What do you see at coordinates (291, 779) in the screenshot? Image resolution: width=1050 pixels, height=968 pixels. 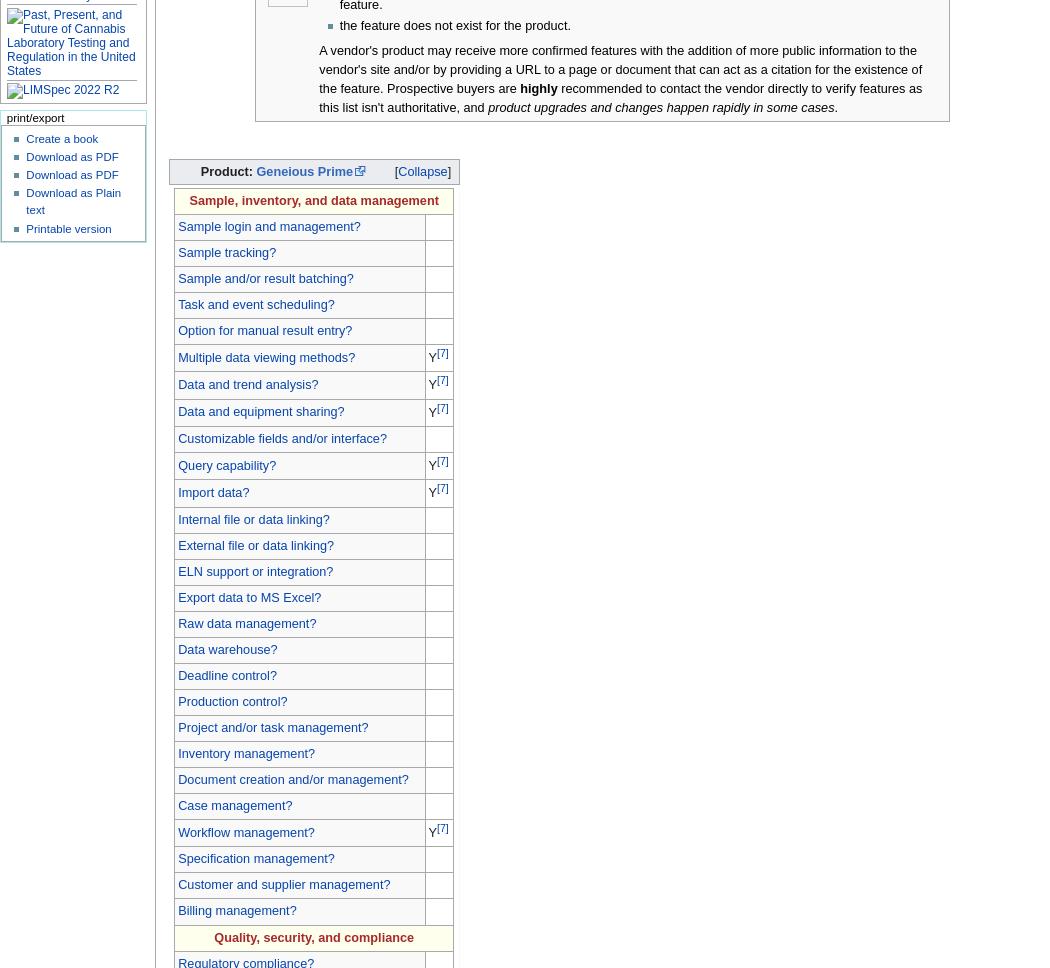 I see `'Document creation and/or management?'` at bounding box center [291, 779].